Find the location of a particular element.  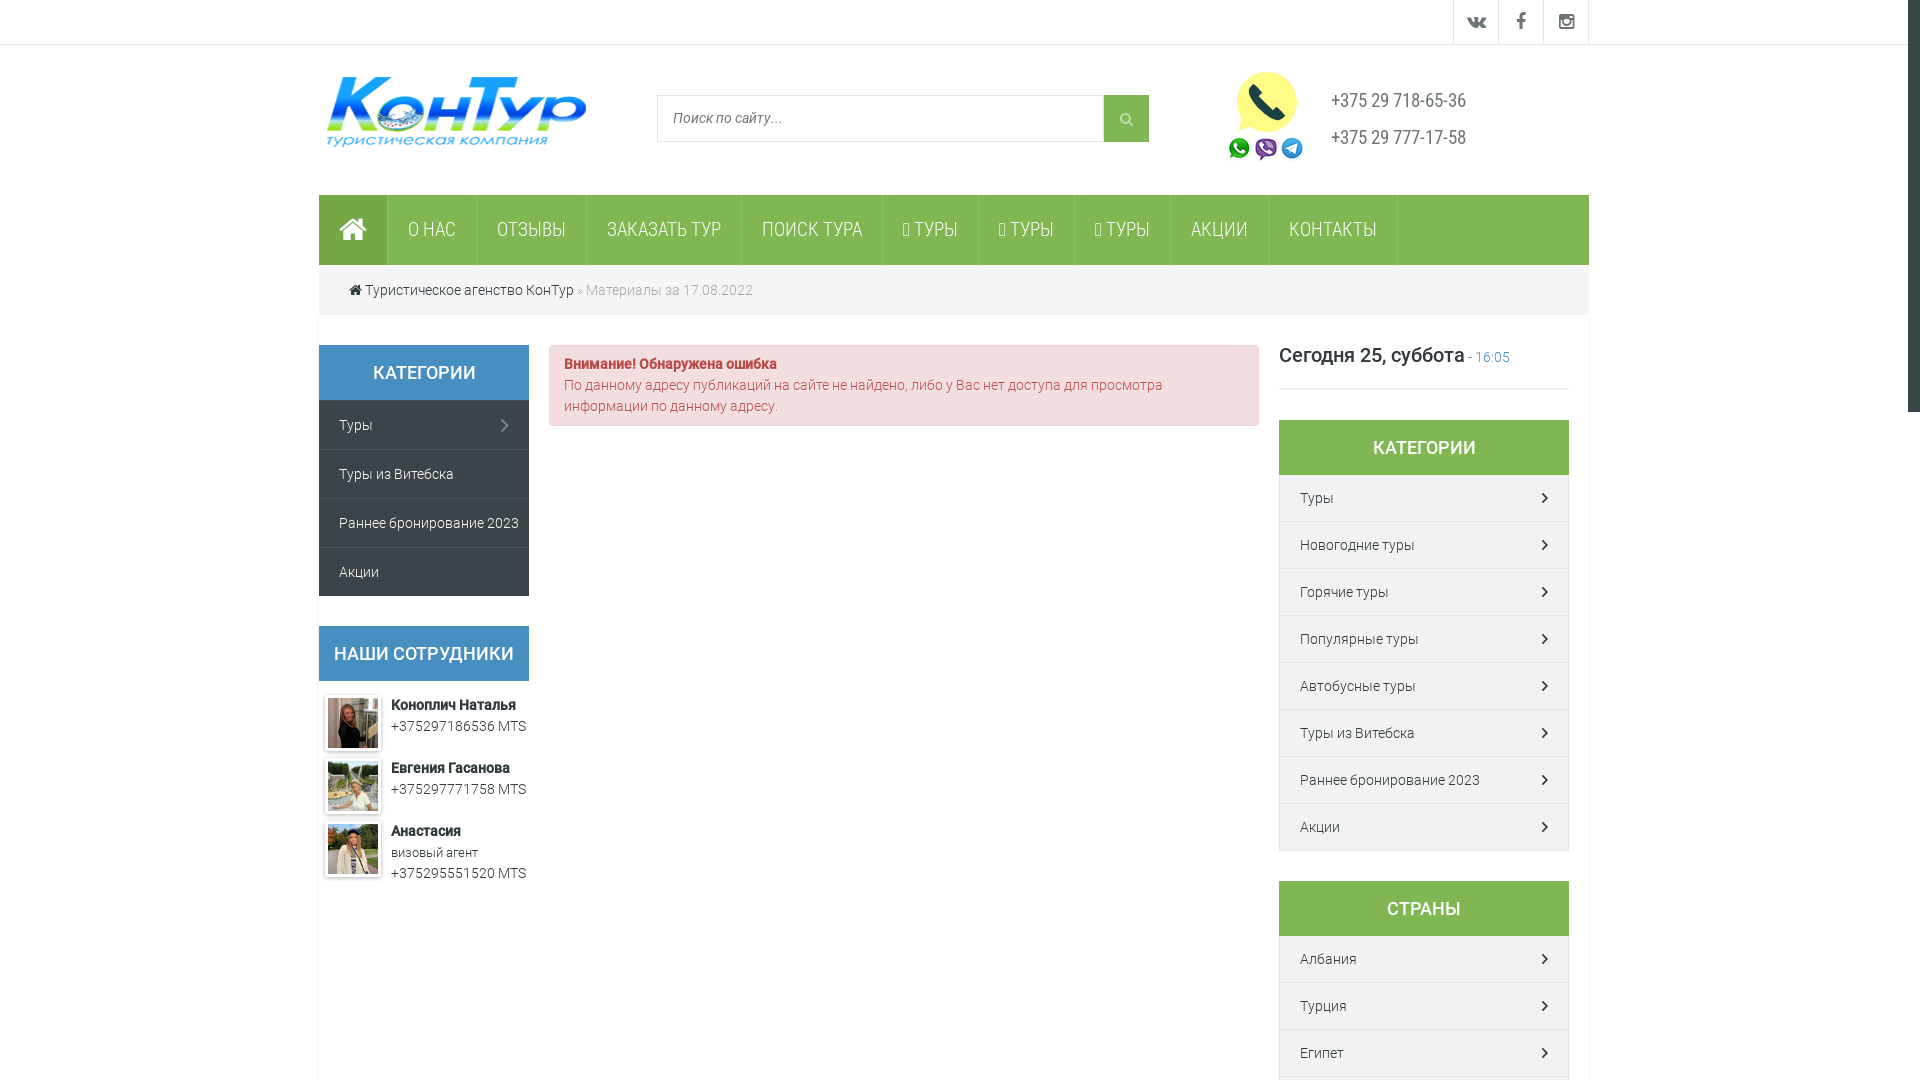

'instagram' is located at coordinates (1565, 22).